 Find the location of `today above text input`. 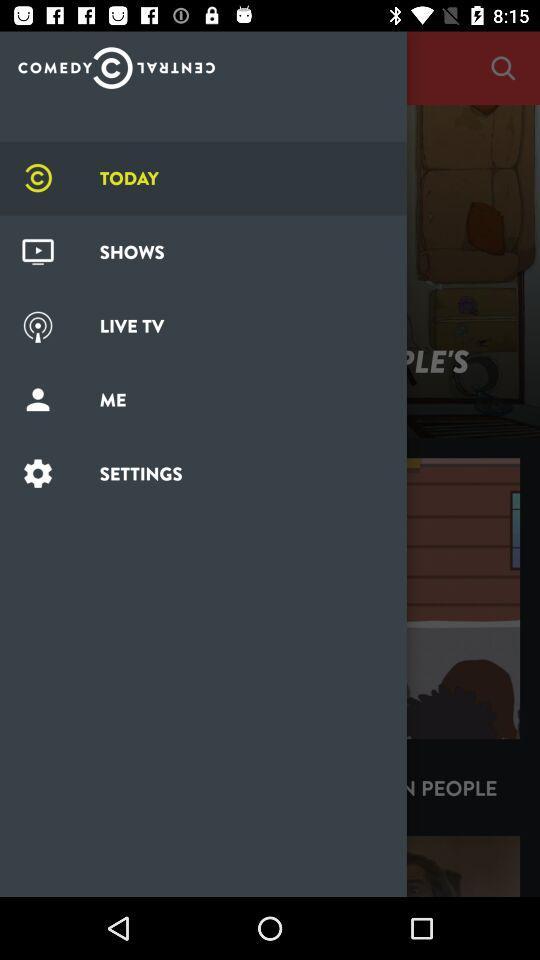

today above text input is located at coordinates (116, 62).